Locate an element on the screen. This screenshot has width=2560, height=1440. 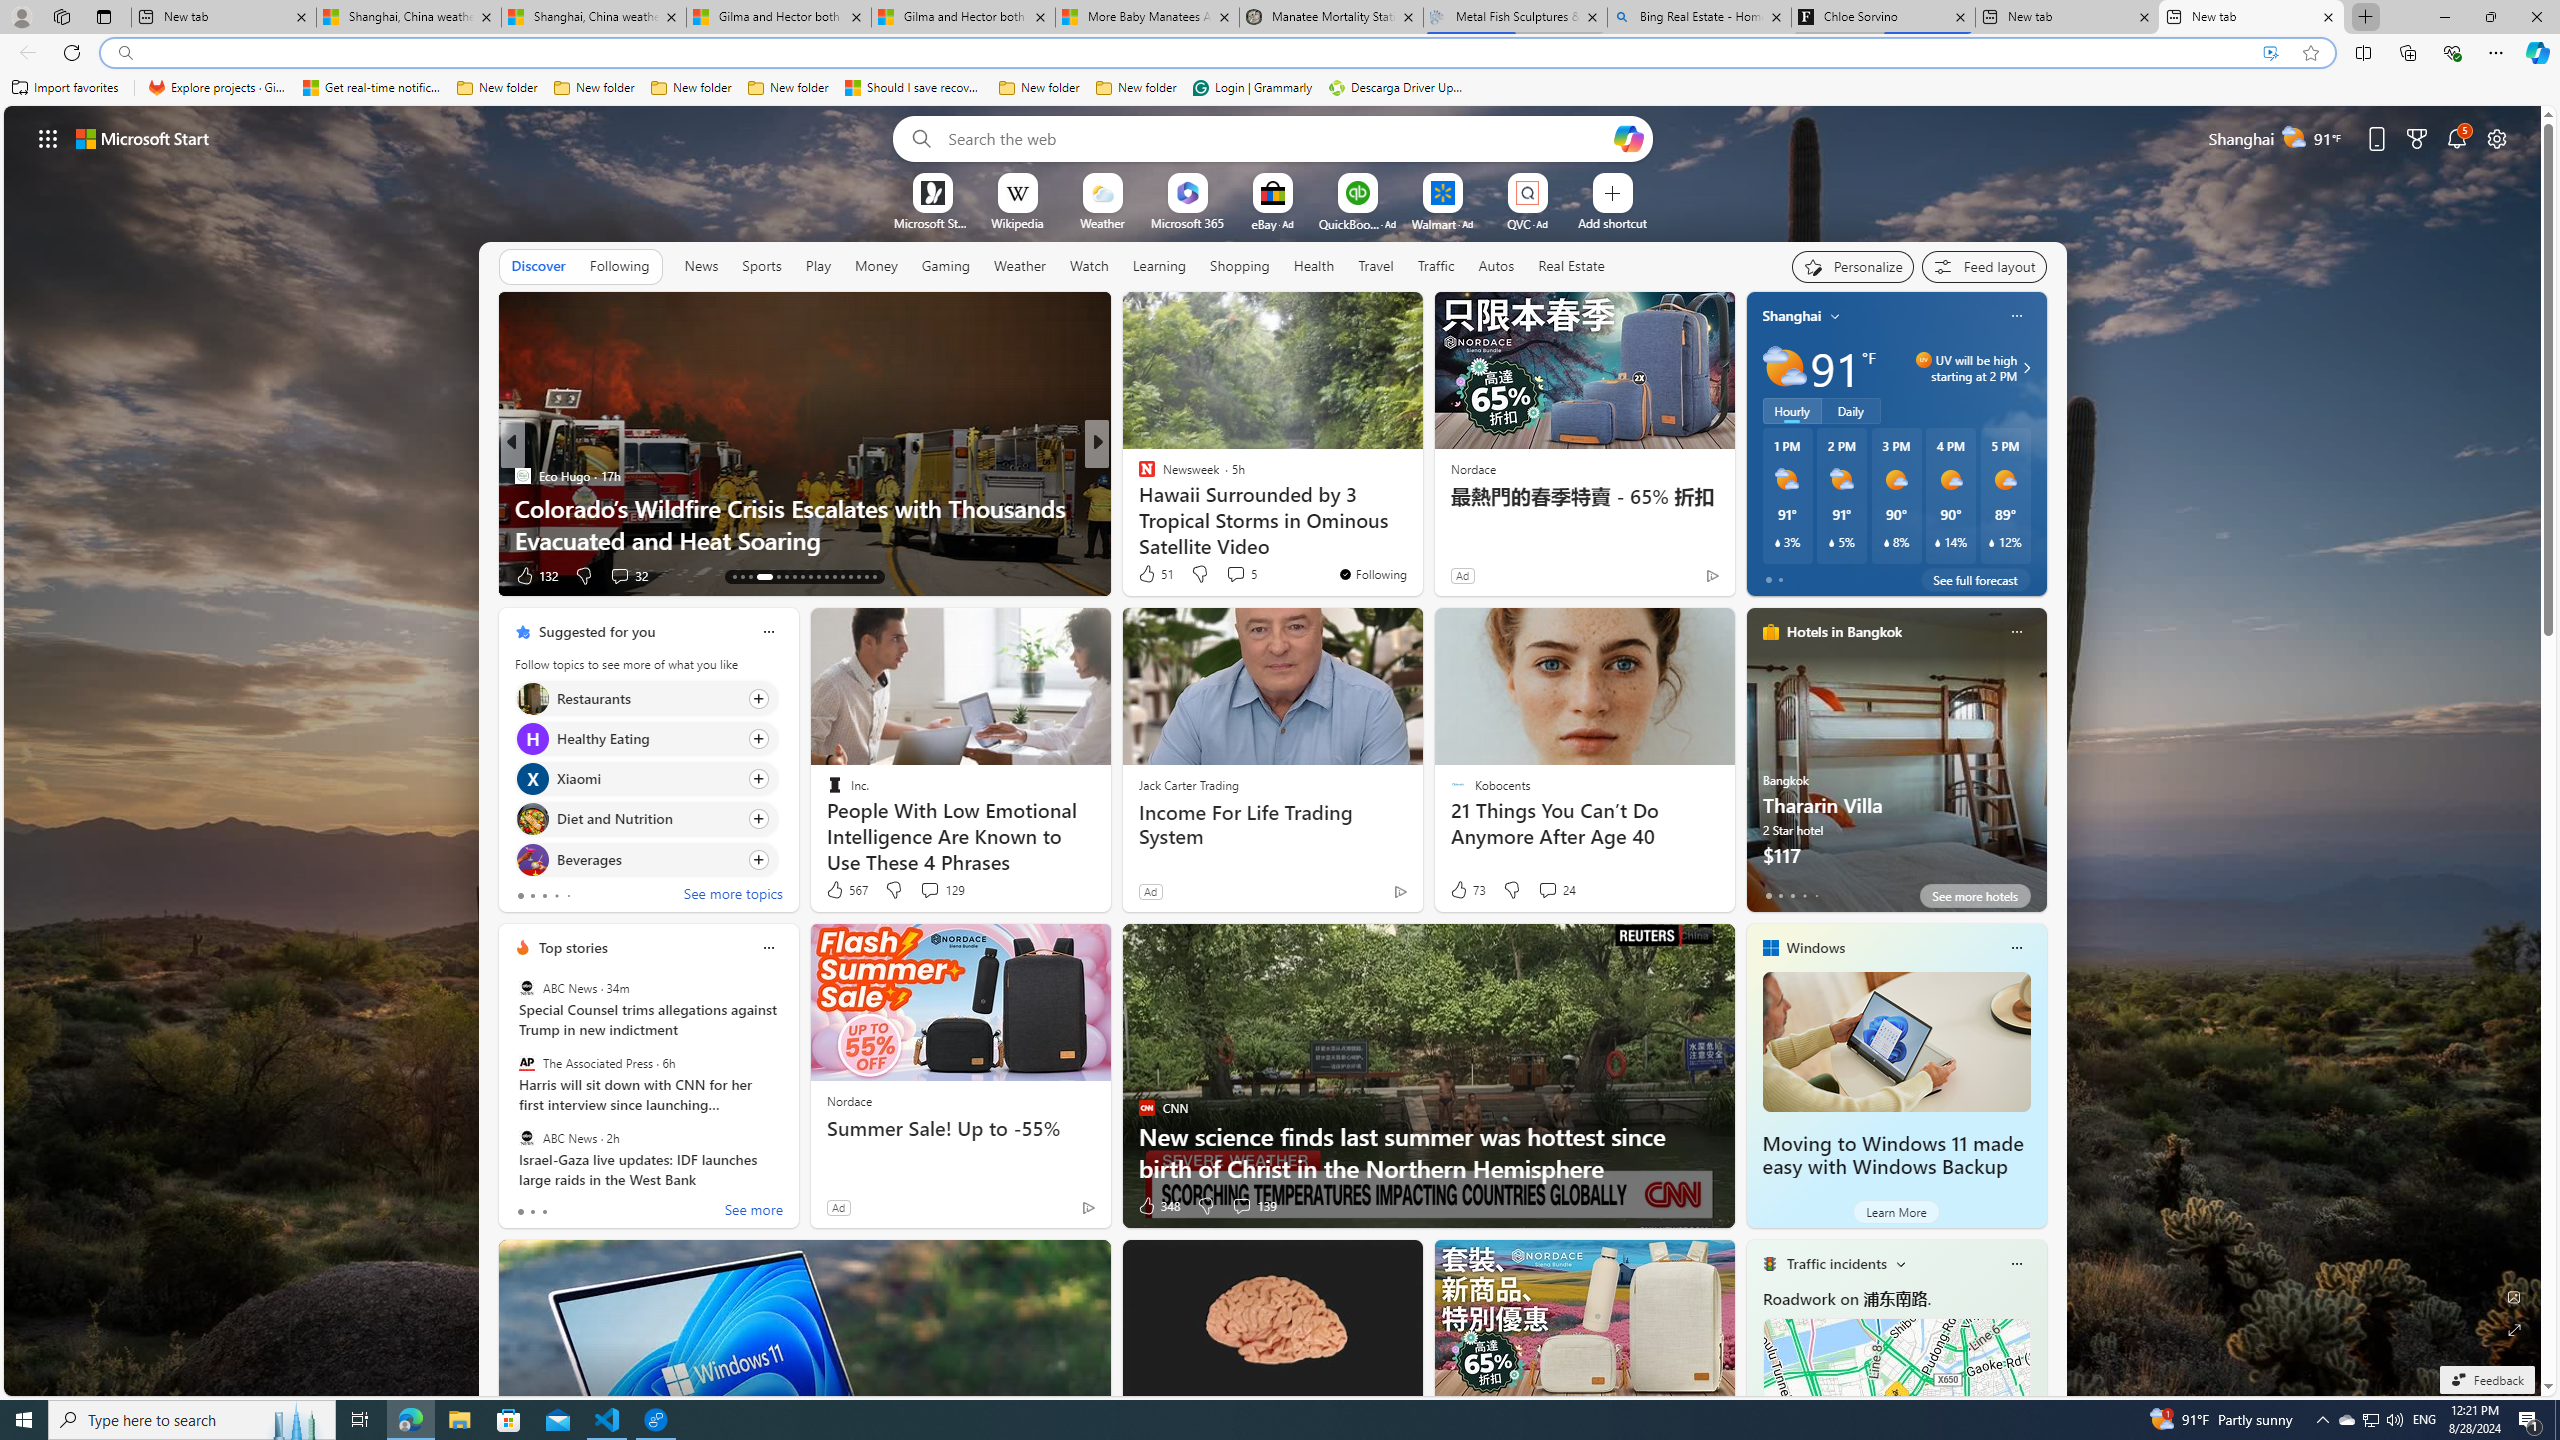
'New folder' is located at coordinates (1136, 87).